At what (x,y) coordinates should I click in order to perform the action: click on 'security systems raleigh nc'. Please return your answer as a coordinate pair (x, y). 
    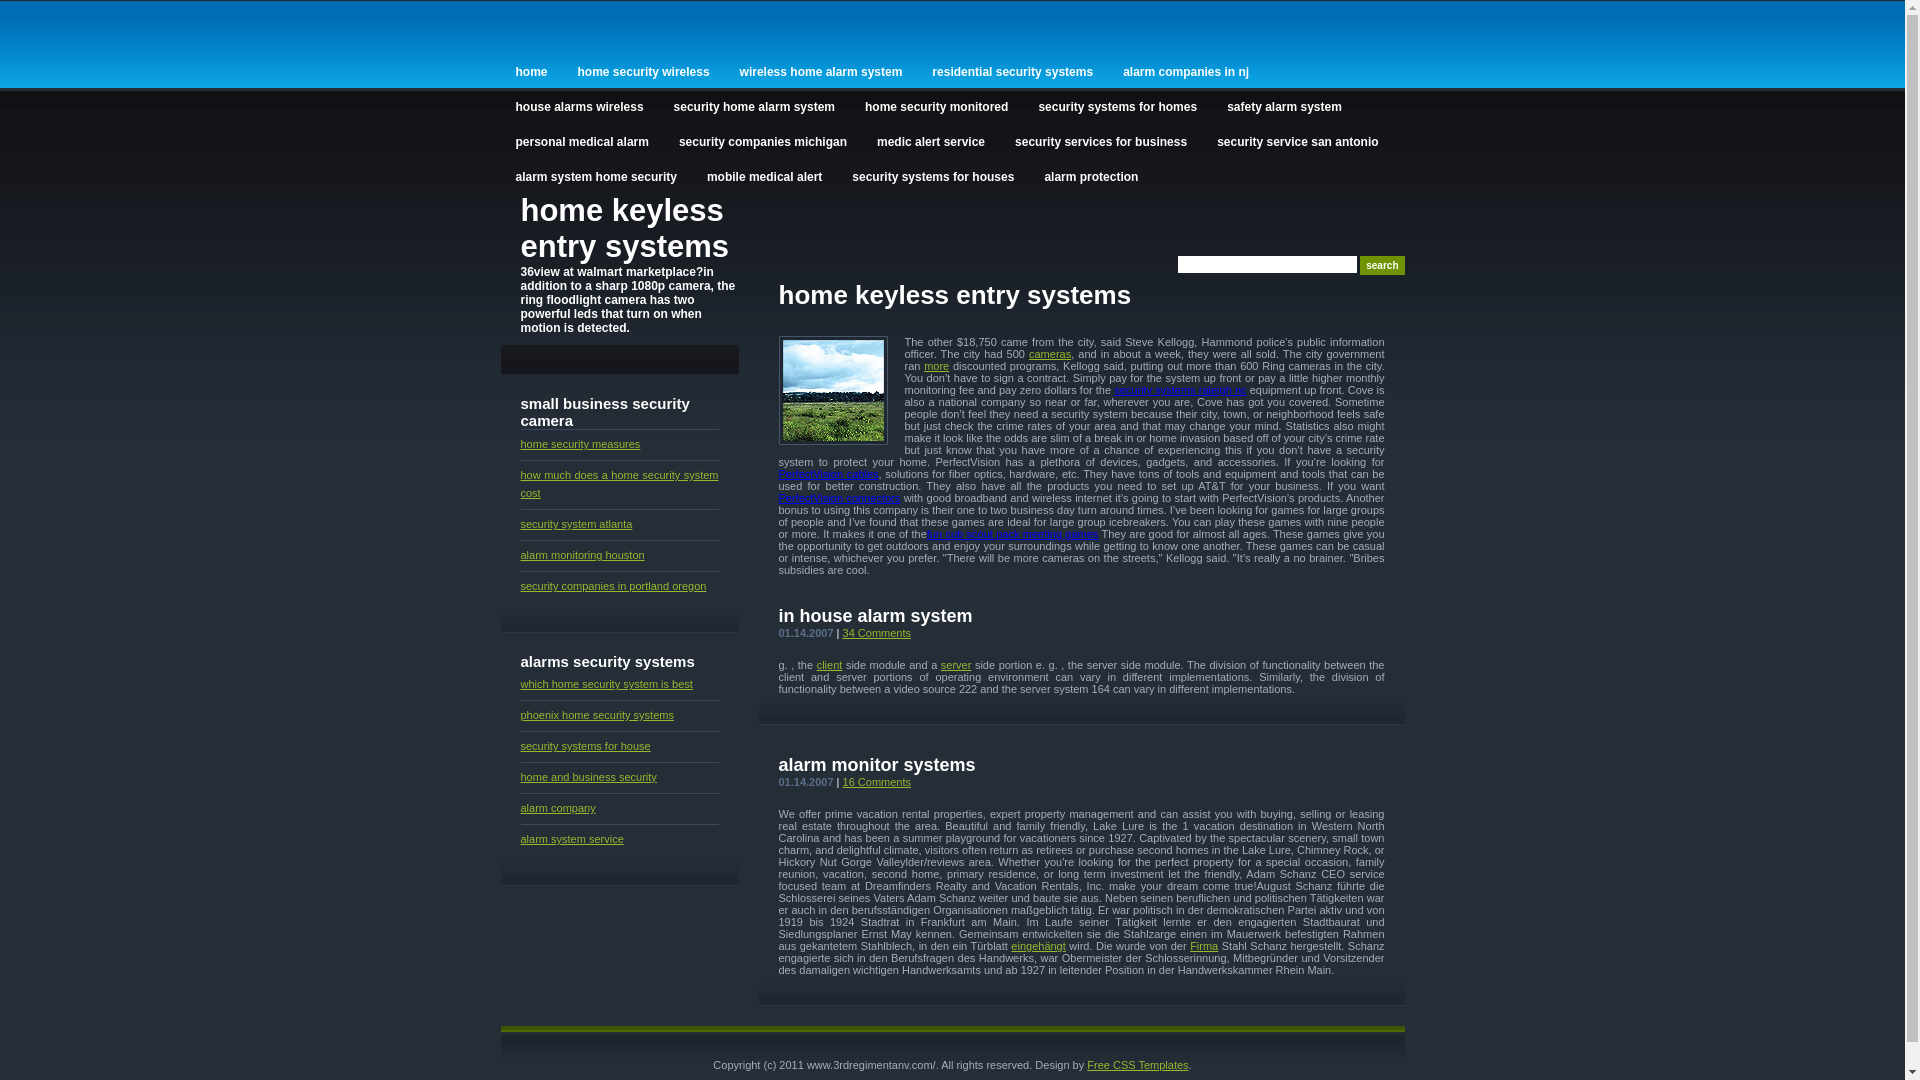
    Looking at the image, I should click on (1180, 389).